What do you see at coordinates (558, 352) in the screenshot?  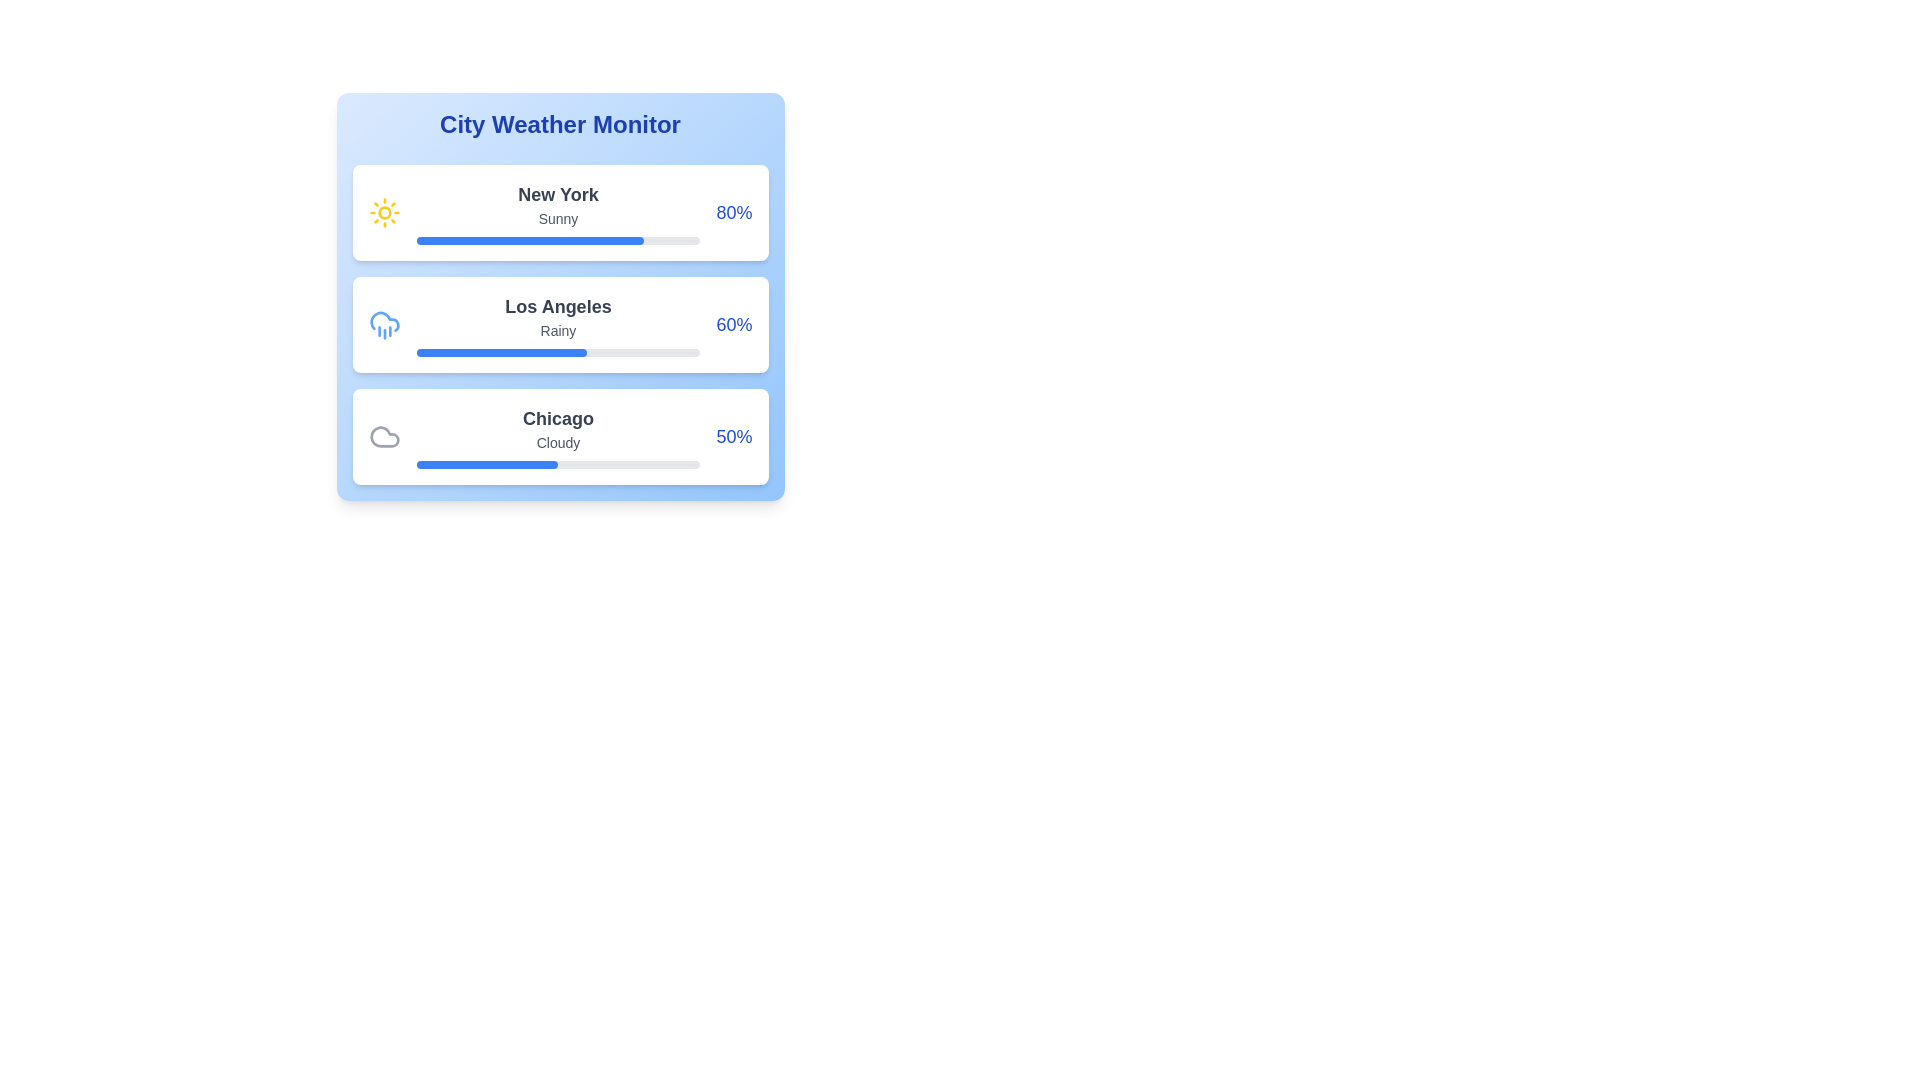 I see `the Progress bar that visually represents 60% completion, positioned below the 'Rainy' label in the 'Los Angeles' section of the card layout` at bounding box center [558, 352].